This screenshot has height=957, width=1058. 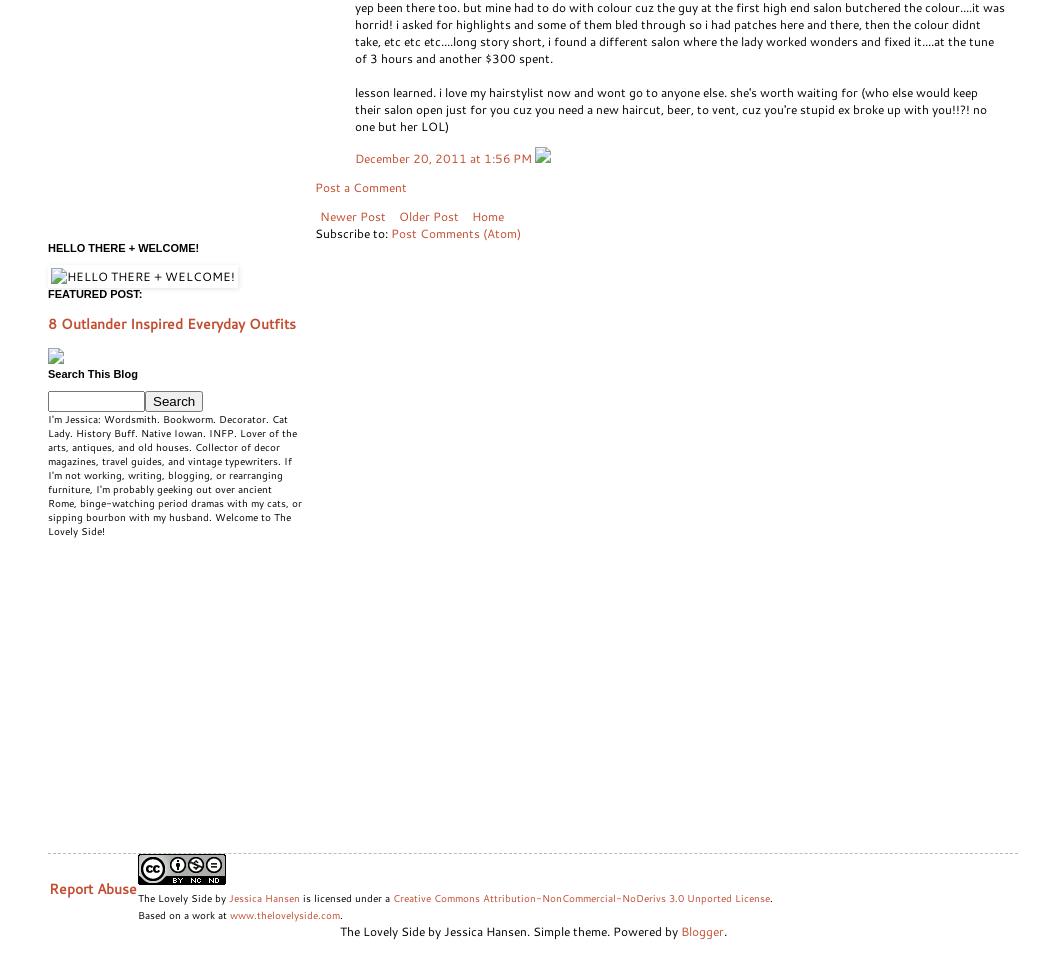 I want to click on 'Post Comments (Atom)', so click(x=454, y=232).